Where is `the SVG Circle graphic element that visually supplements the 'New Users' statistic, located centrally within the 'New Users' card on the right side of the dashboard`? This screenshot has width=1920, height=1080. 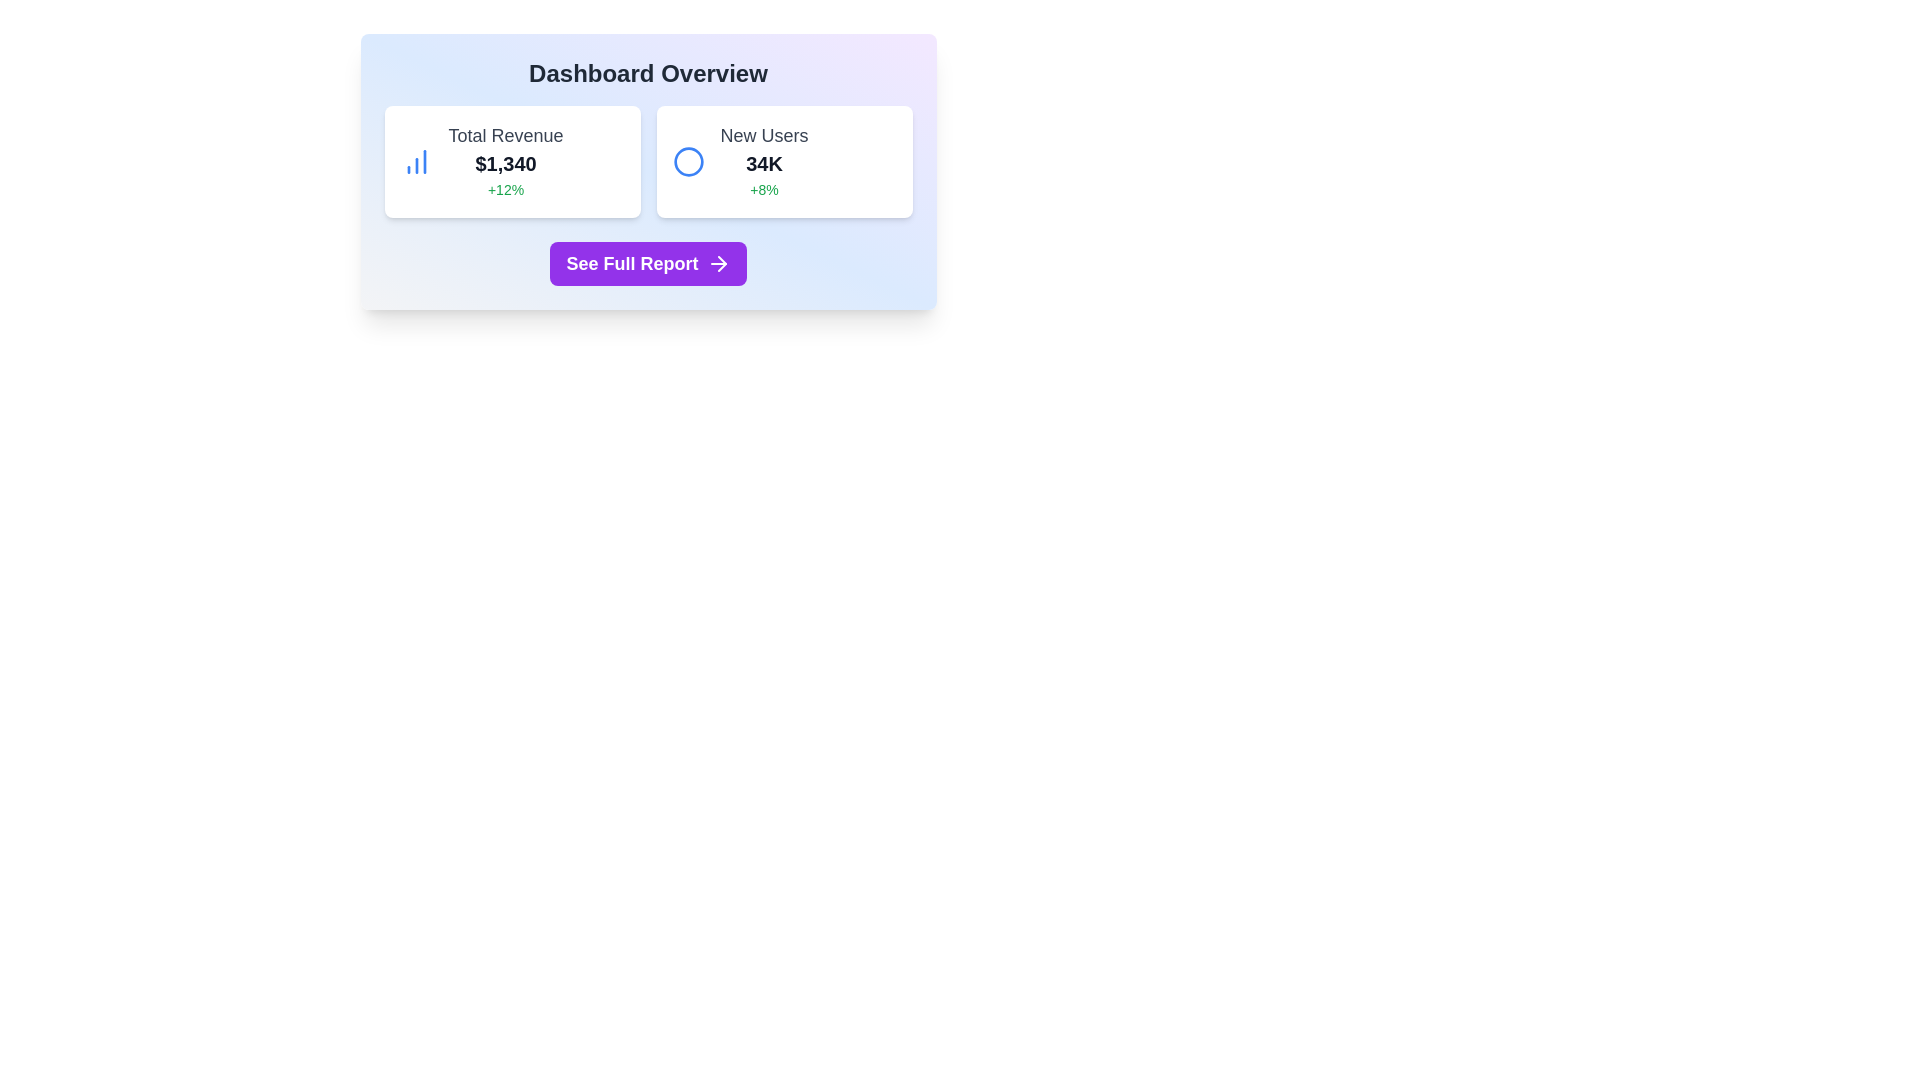 the SVG Circle graphic element that visually supplements the 'New Users' statistic, located centrally within the 'New Users' card on the right side of the dashboard is located at coordinates (688, 161).